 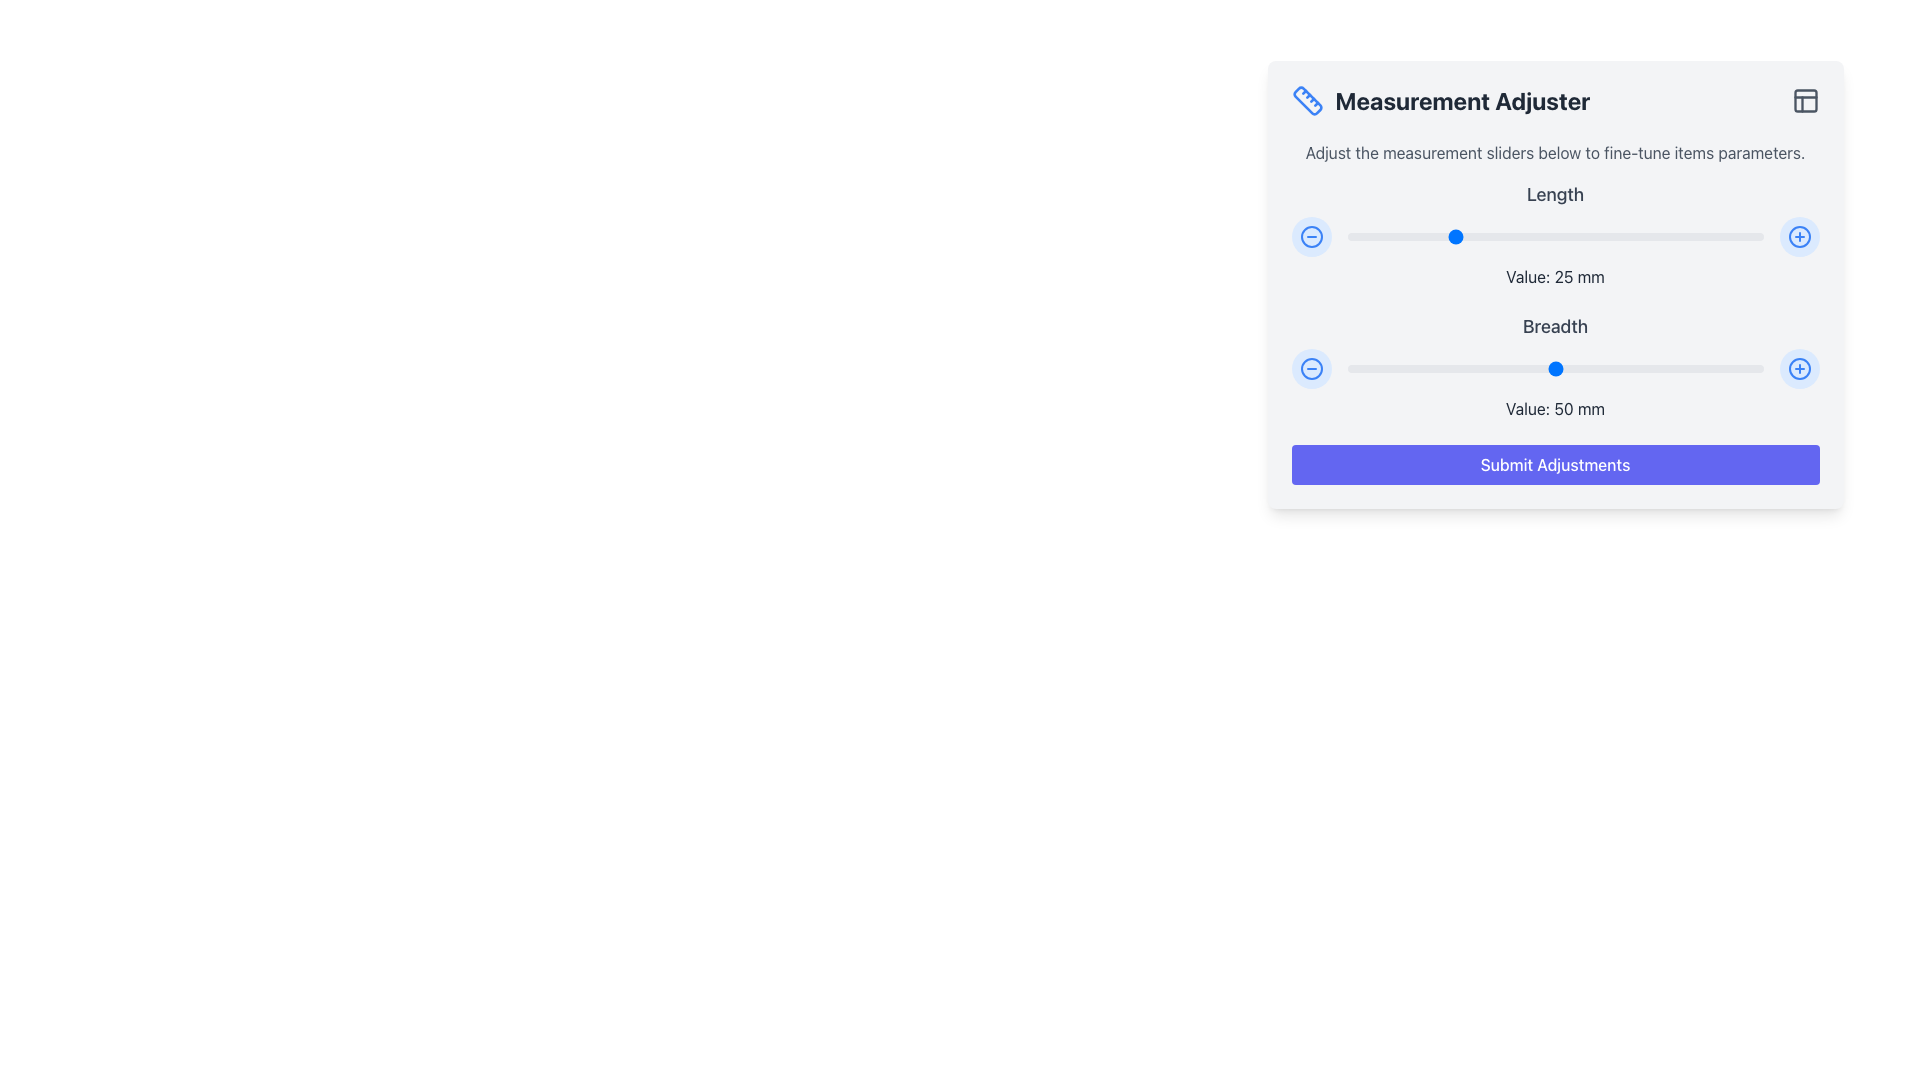 What do you see at coordinates (1443, 369) in the screenshot?
I see `the breadth` at bounding box center [1443, 369].